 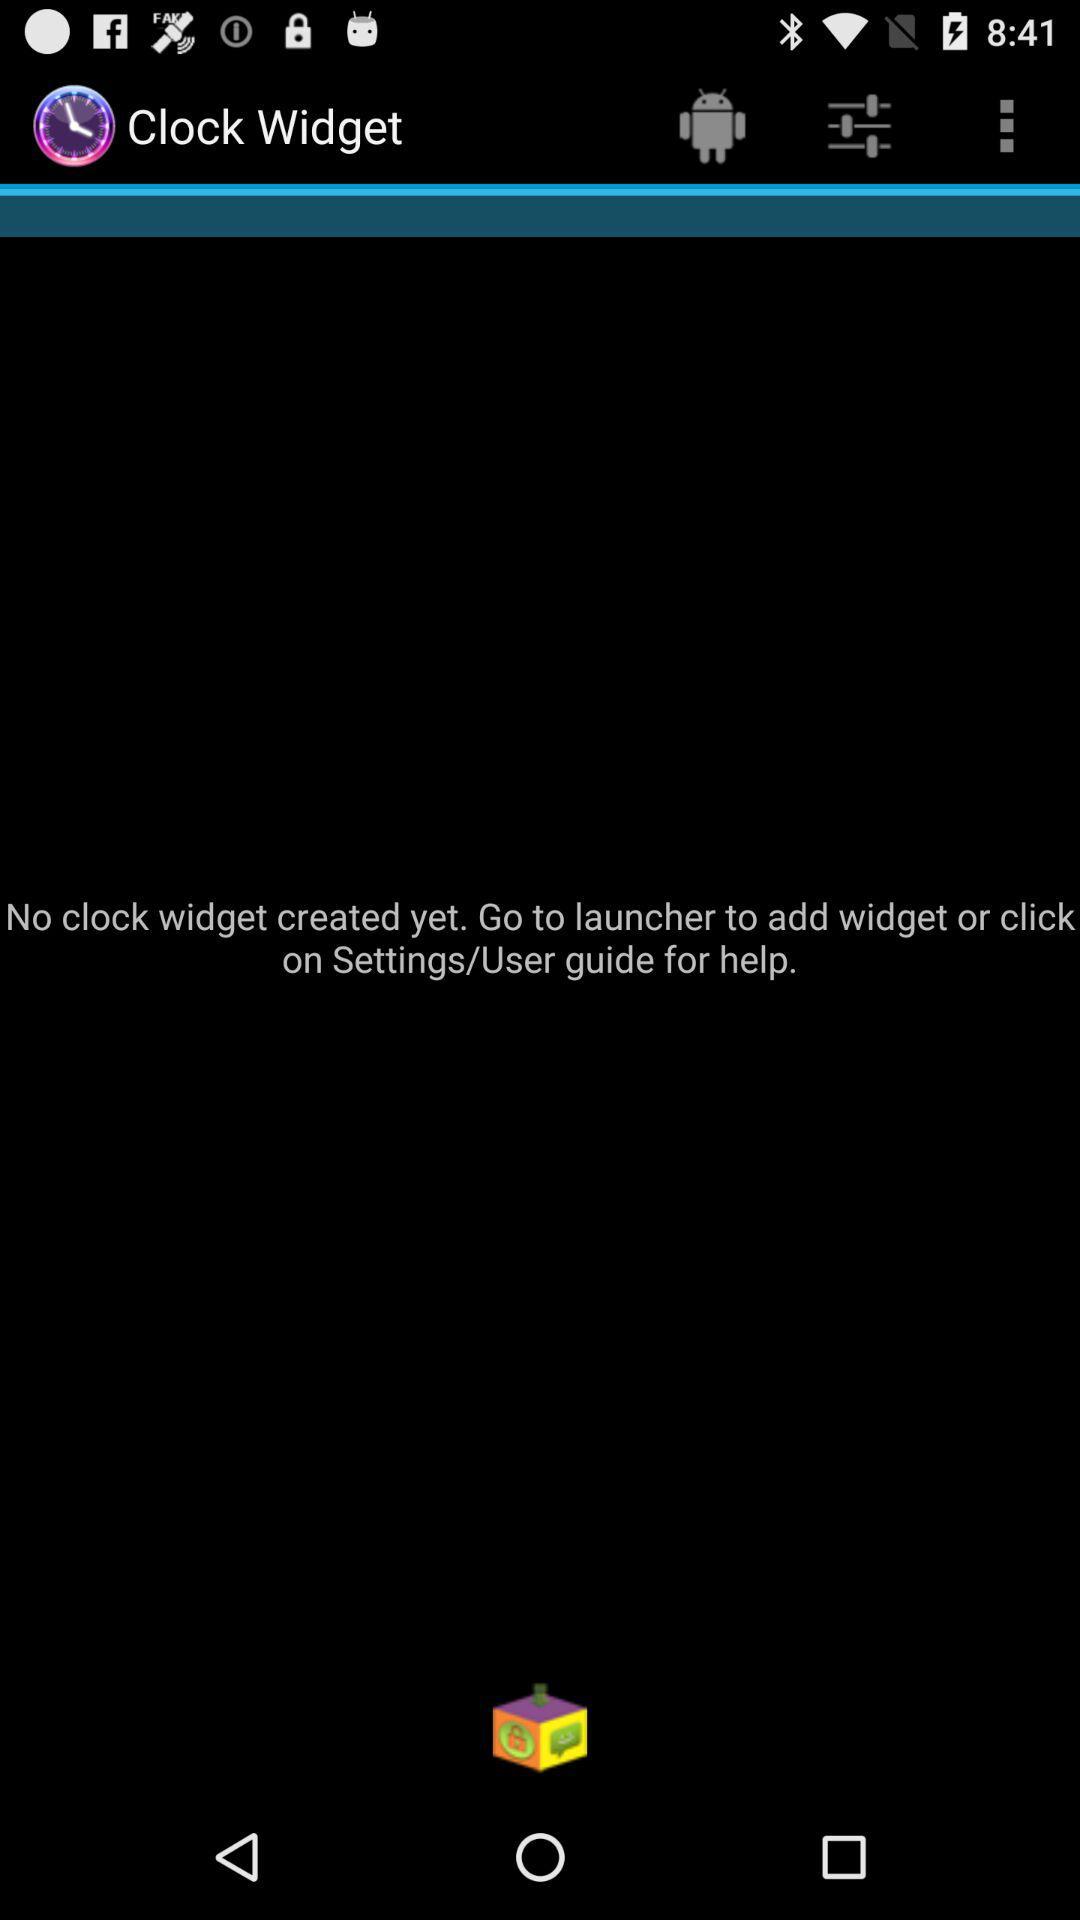 I want to click on icon above no clock widget icon, so click(x=1006, y=124).